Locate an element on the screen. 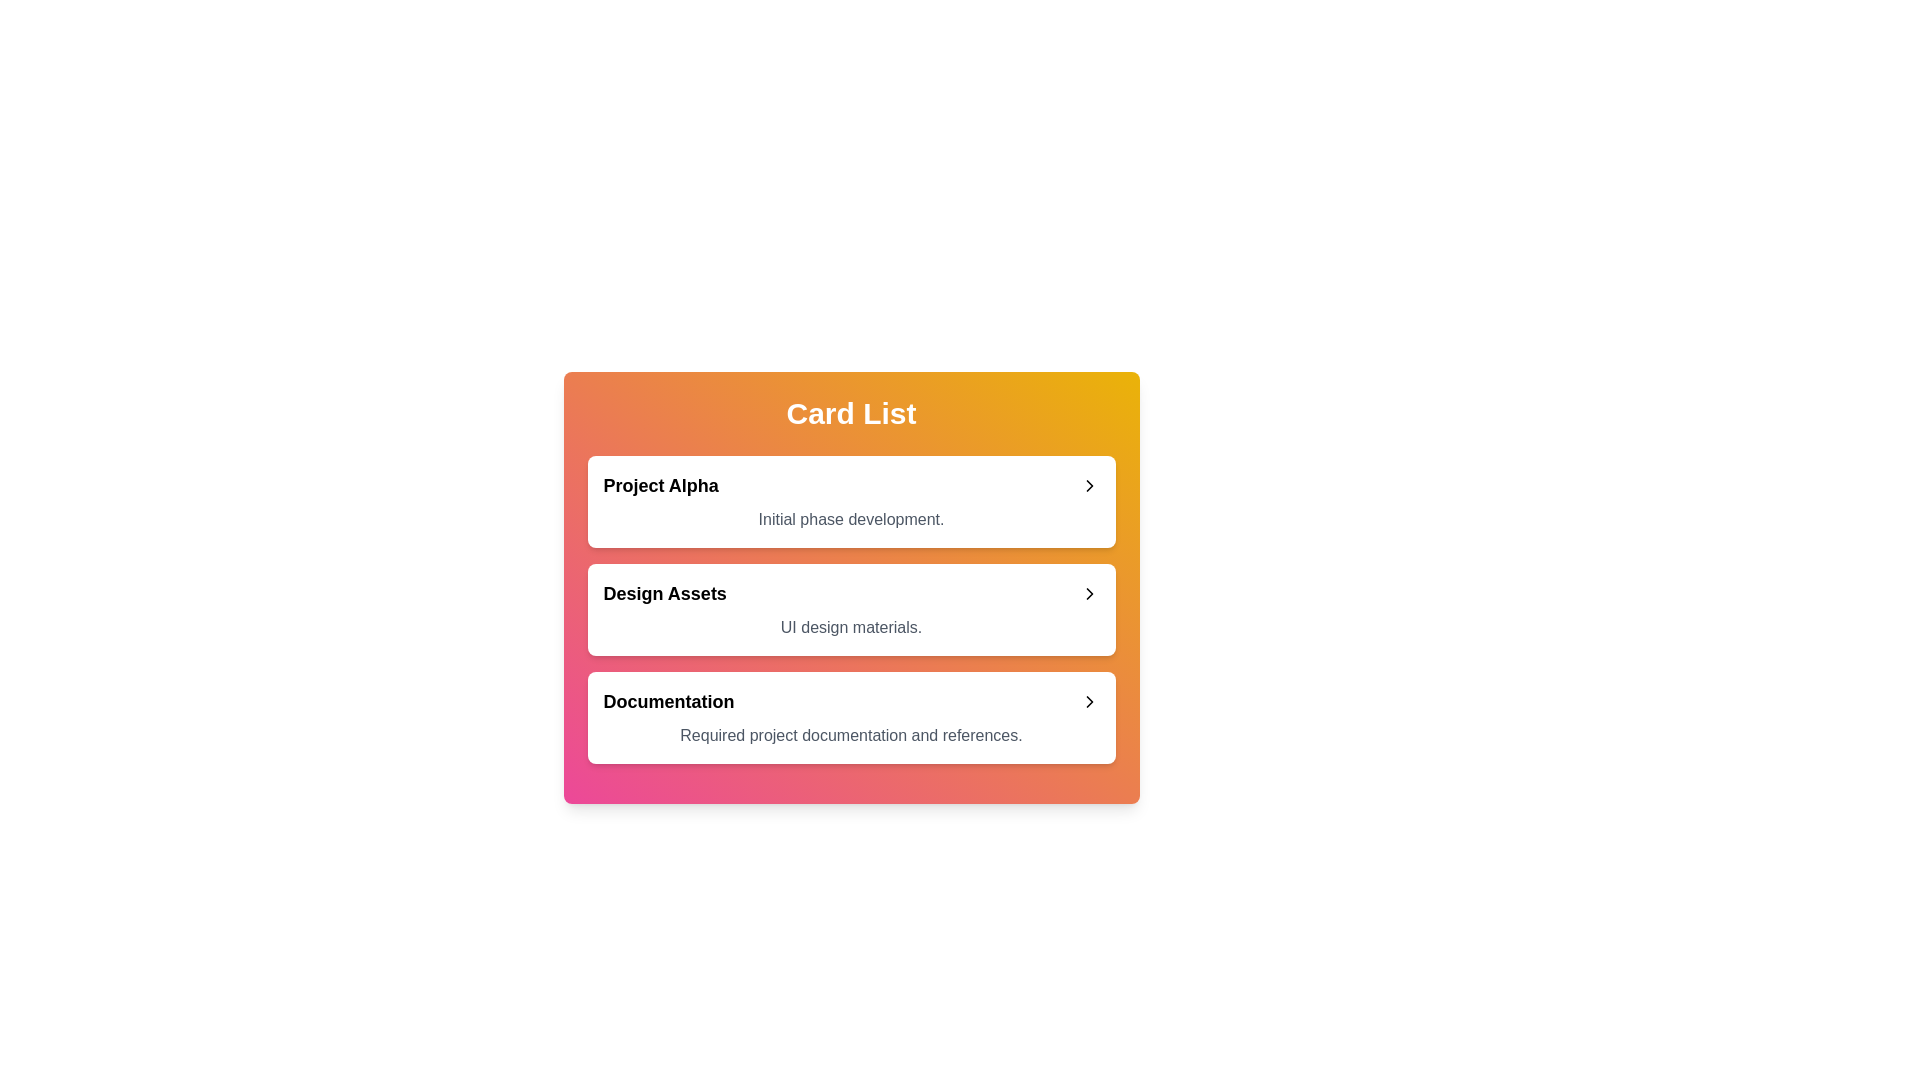 The width and height of the screenshot is (1920, 1080). the card titled Design Assets to expand and read its description is located at coordinates (851, 608).